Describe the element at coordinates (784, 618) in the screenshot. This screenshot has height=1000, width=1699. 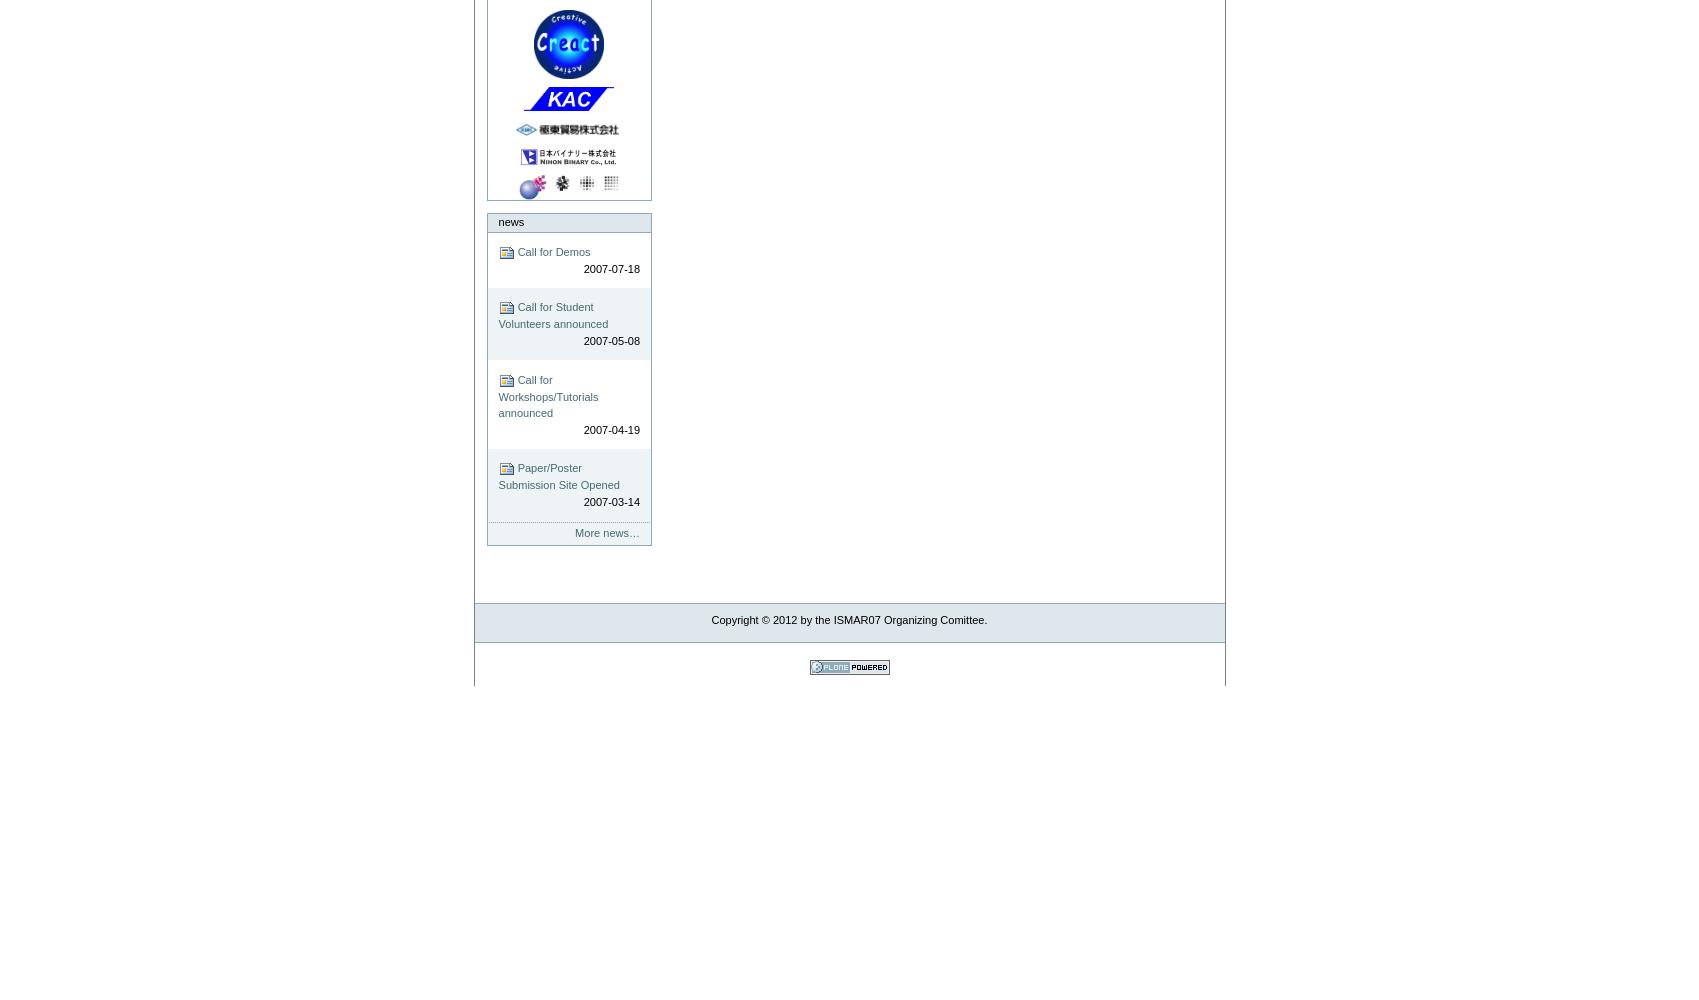
I see `'2012'` at that location.